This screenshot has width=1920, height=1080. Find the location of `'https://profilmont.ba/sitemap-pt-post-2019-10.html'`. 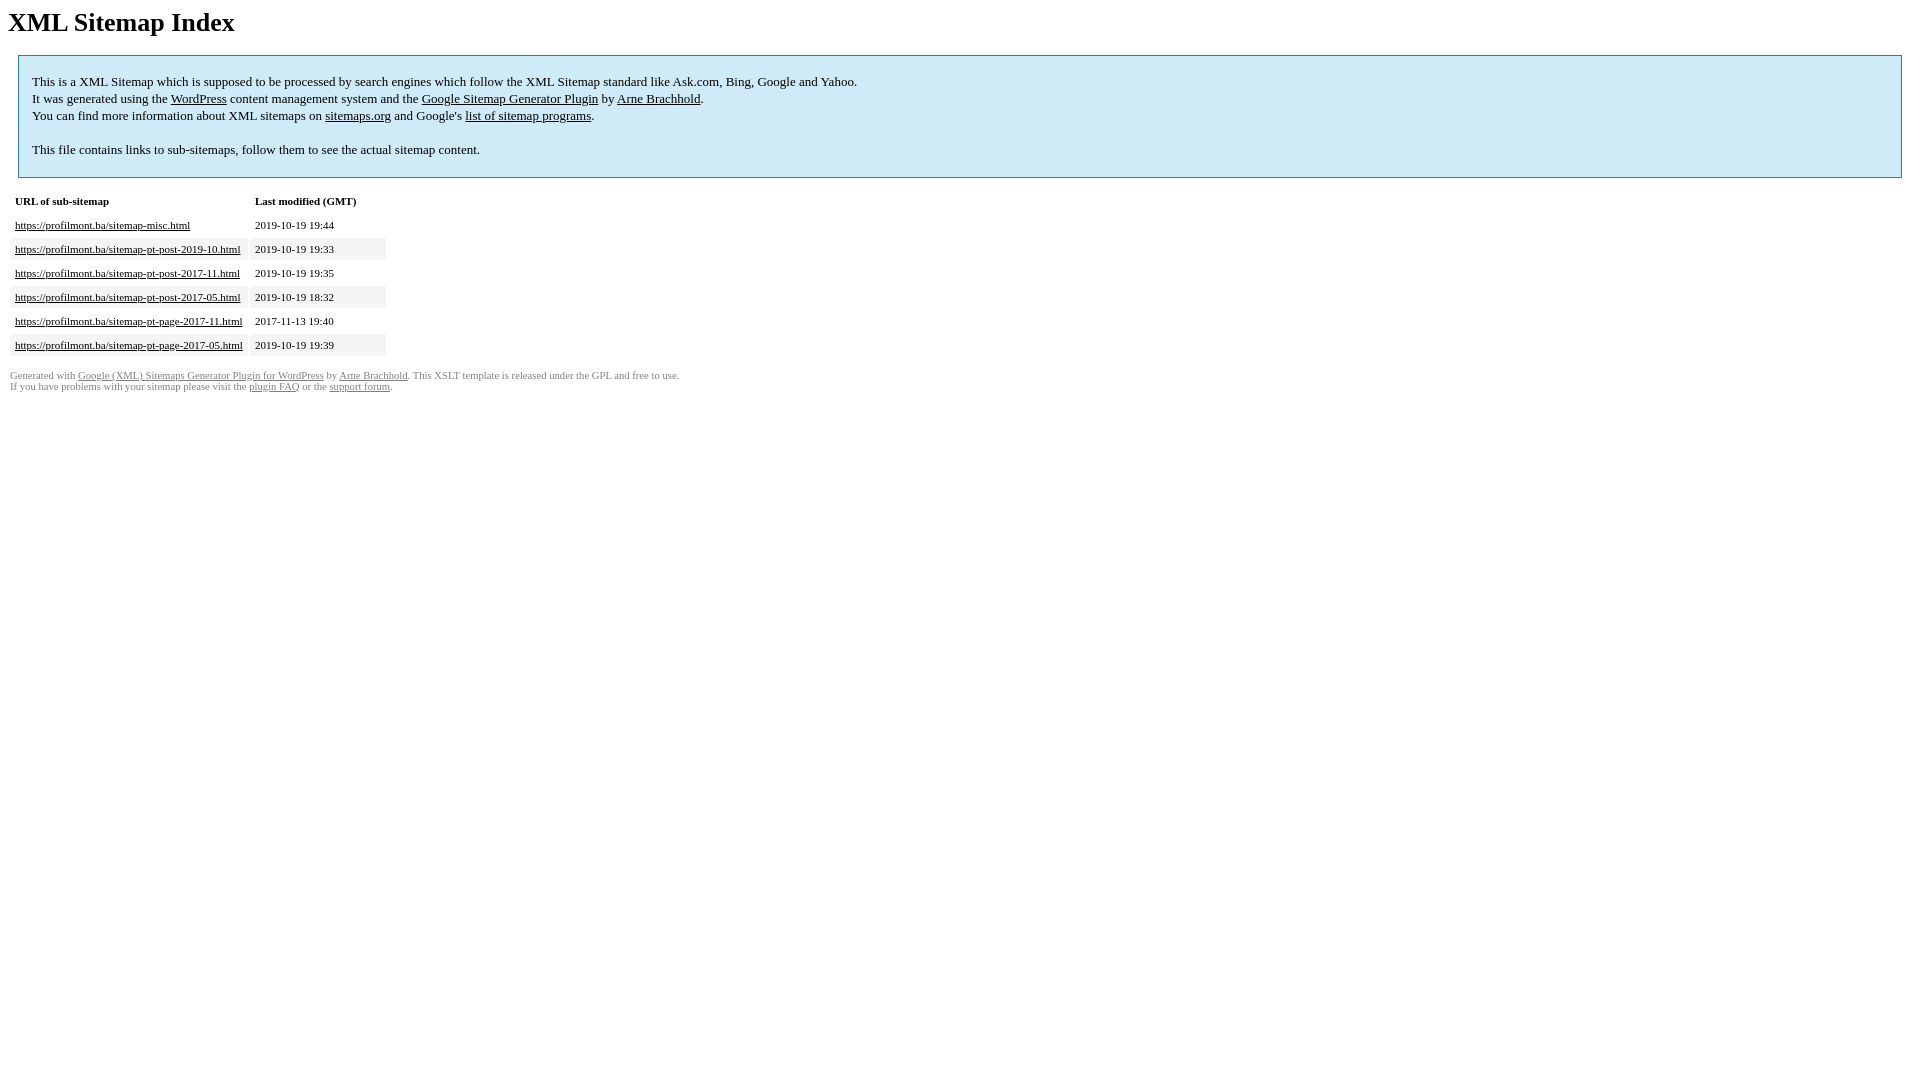

'https://profilmont.ba/sitemap-pt-post-2019-10.html' is located at coordinates (126, 248).